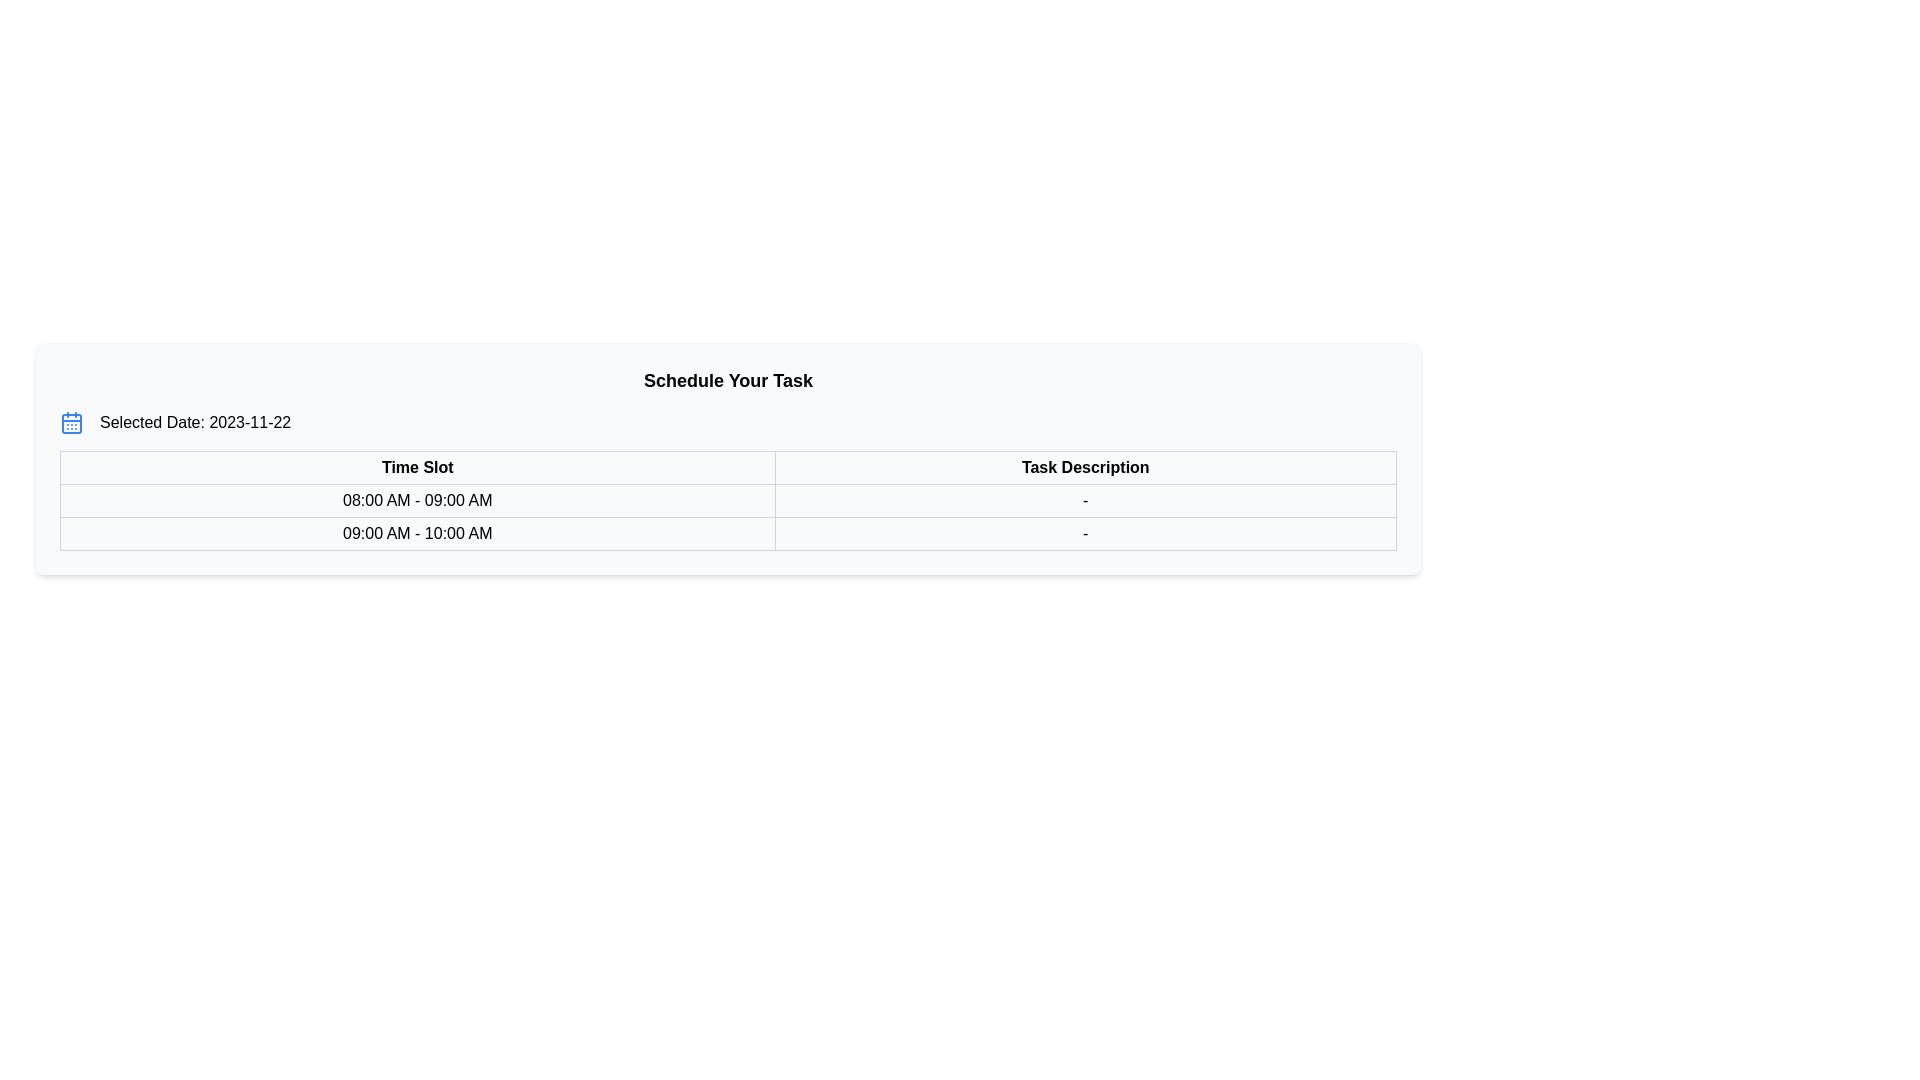 The width and height of the screenshot is (1920, 1080). What do you see at coordinates (72, 423) in the screenshot?
I see `the calendar icon, which is a rounded rectangle with blue edges and a white fill, located next to the 'Selected Date' label` at bounding box center [72, 423].